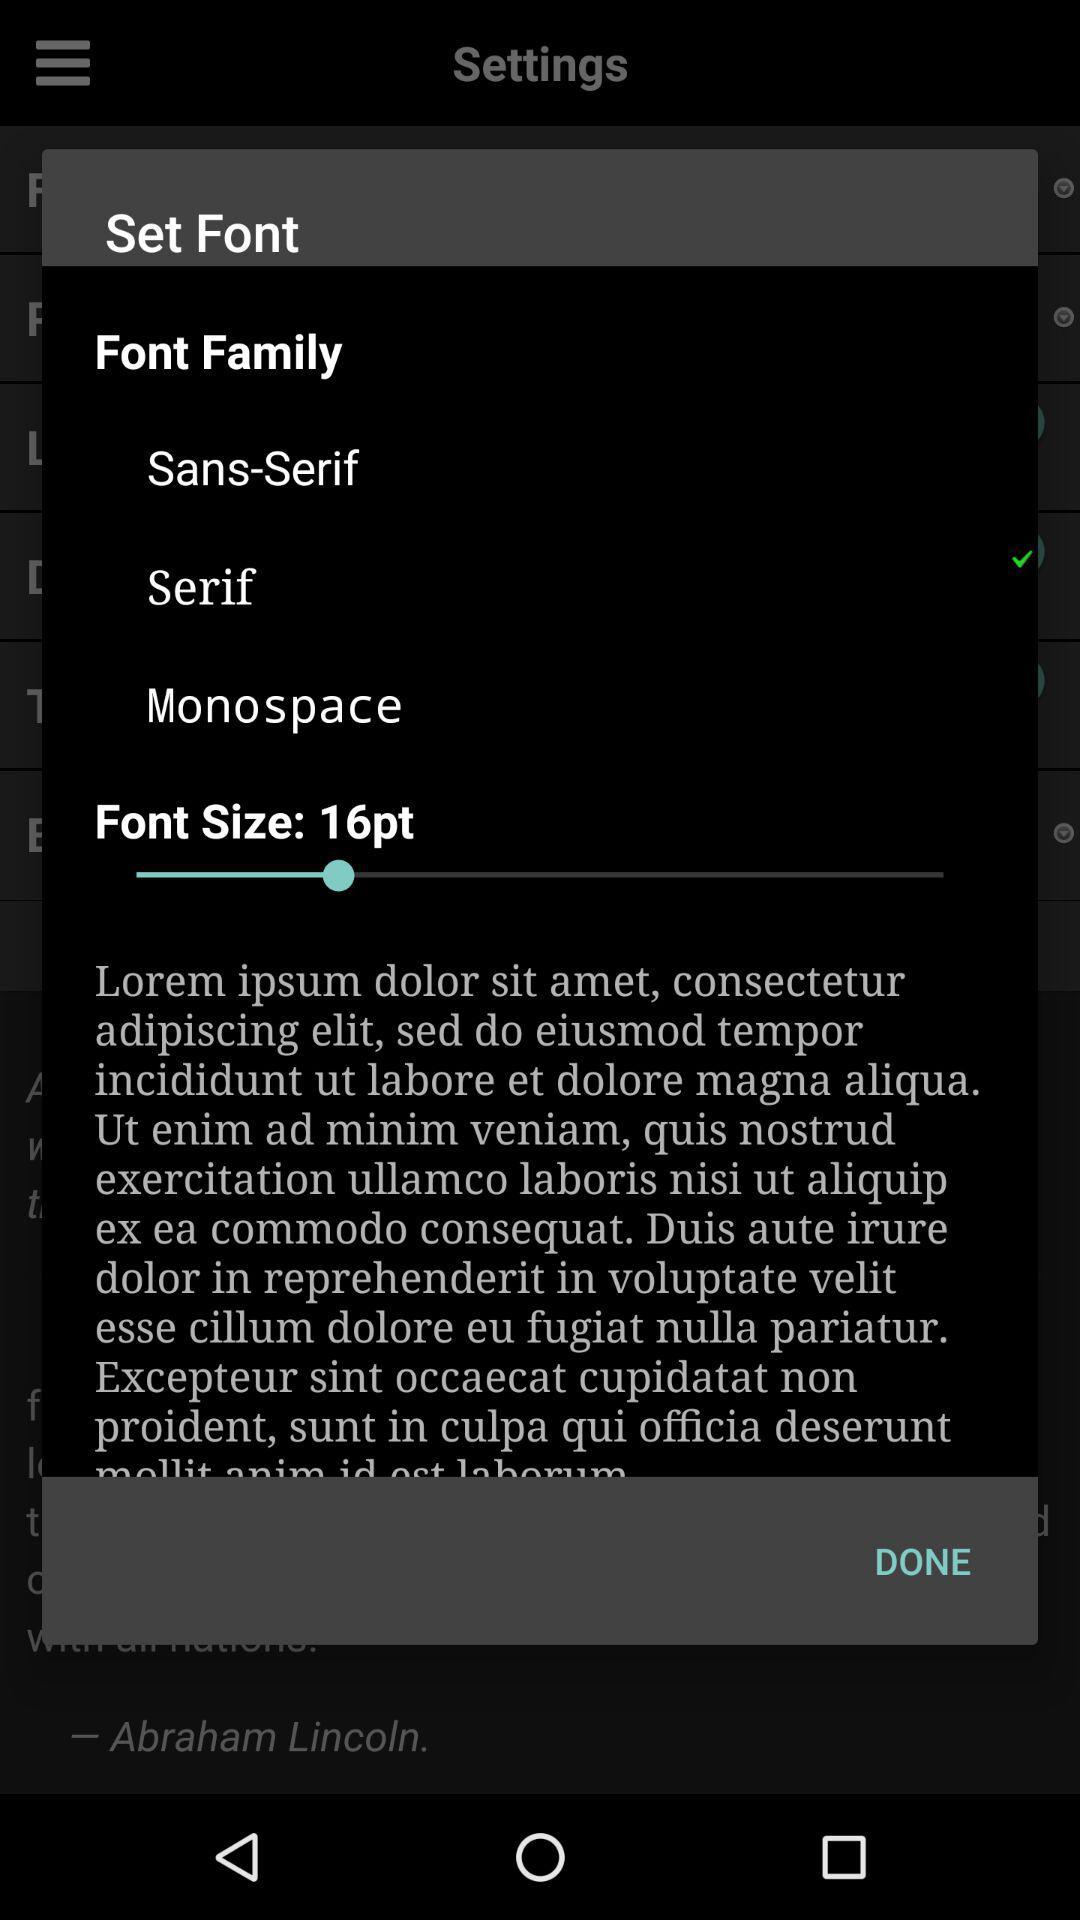 This screenshot has width=1080, height=1920. What do you see at coordinates (540, 1213) in the screenshot?
I see `item above the done icon` at bounding box center [540, 1213].